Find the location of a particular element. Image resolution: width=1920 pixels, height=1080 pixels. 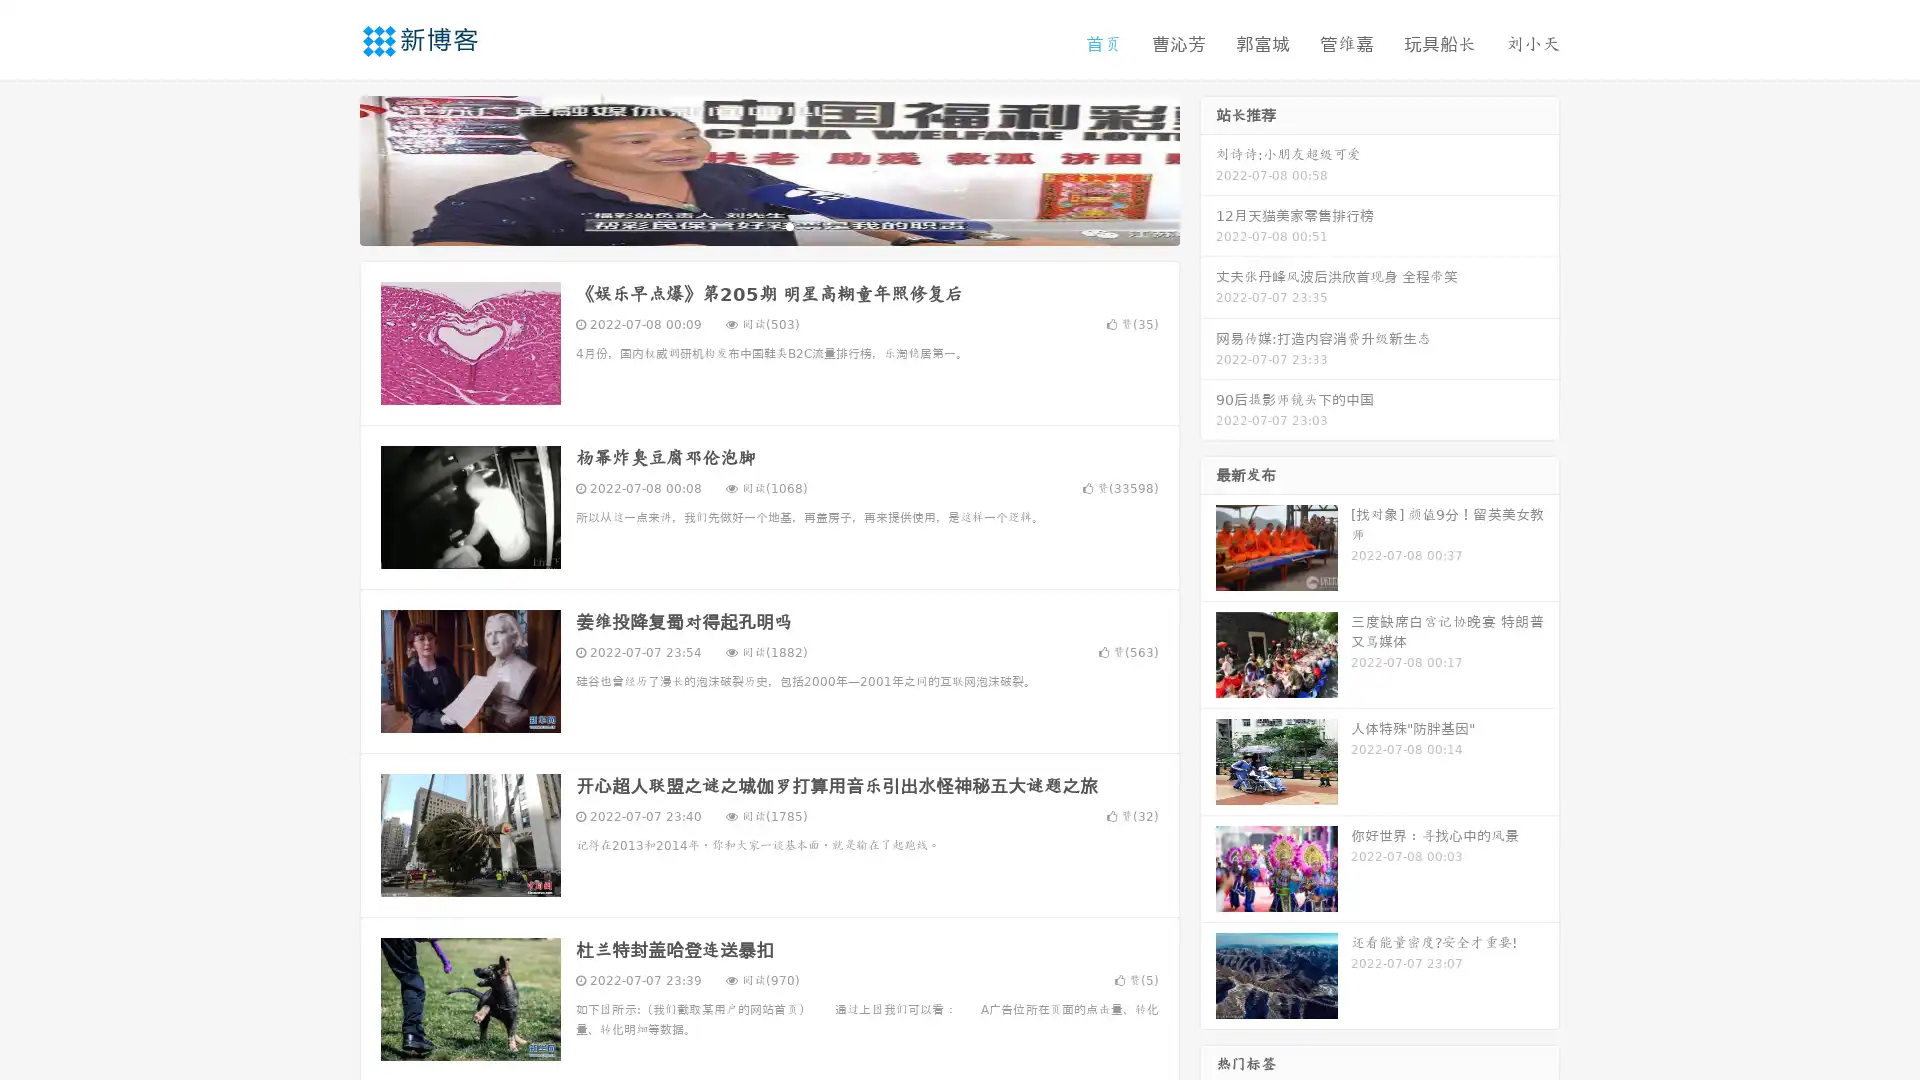

Go to slide 2 is located at coordinates (768, 225).